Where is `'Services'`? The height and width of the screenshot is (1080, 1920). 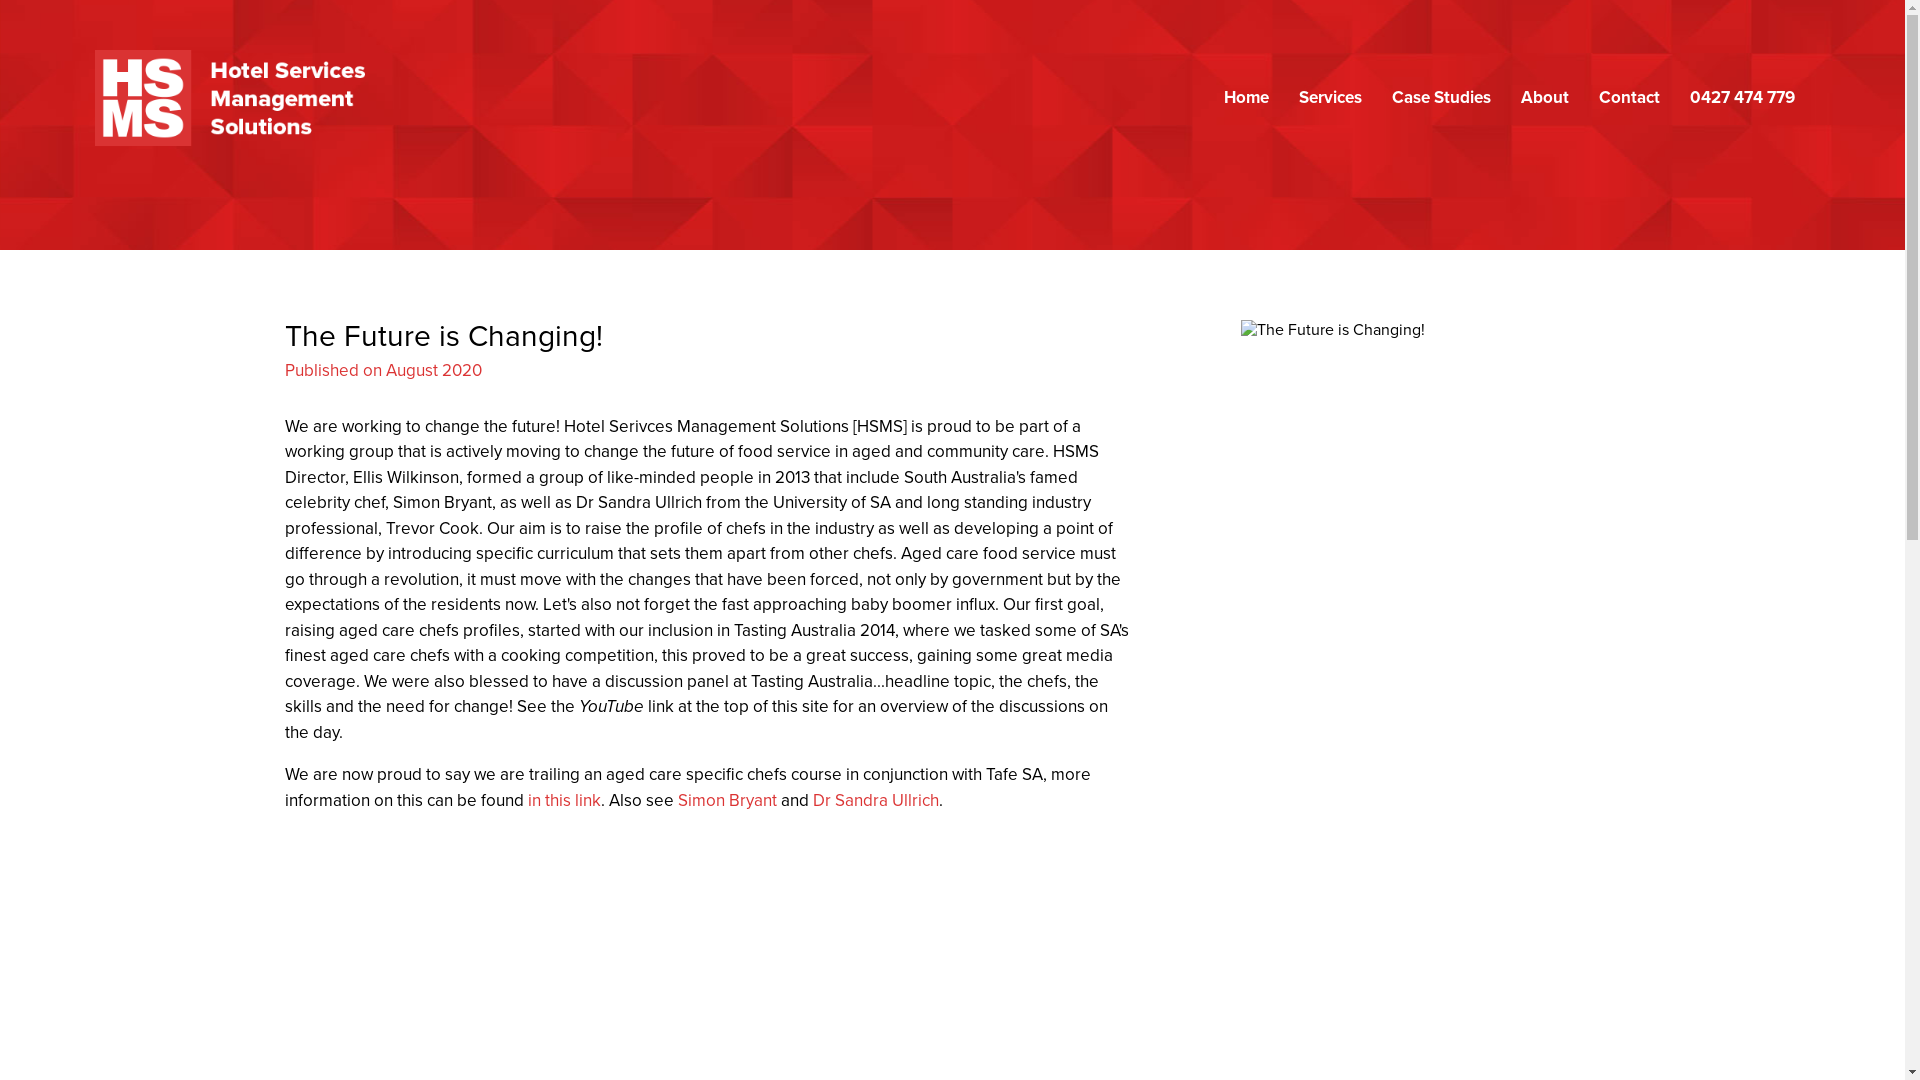
'Services' is located at coordinates (1330, 97).